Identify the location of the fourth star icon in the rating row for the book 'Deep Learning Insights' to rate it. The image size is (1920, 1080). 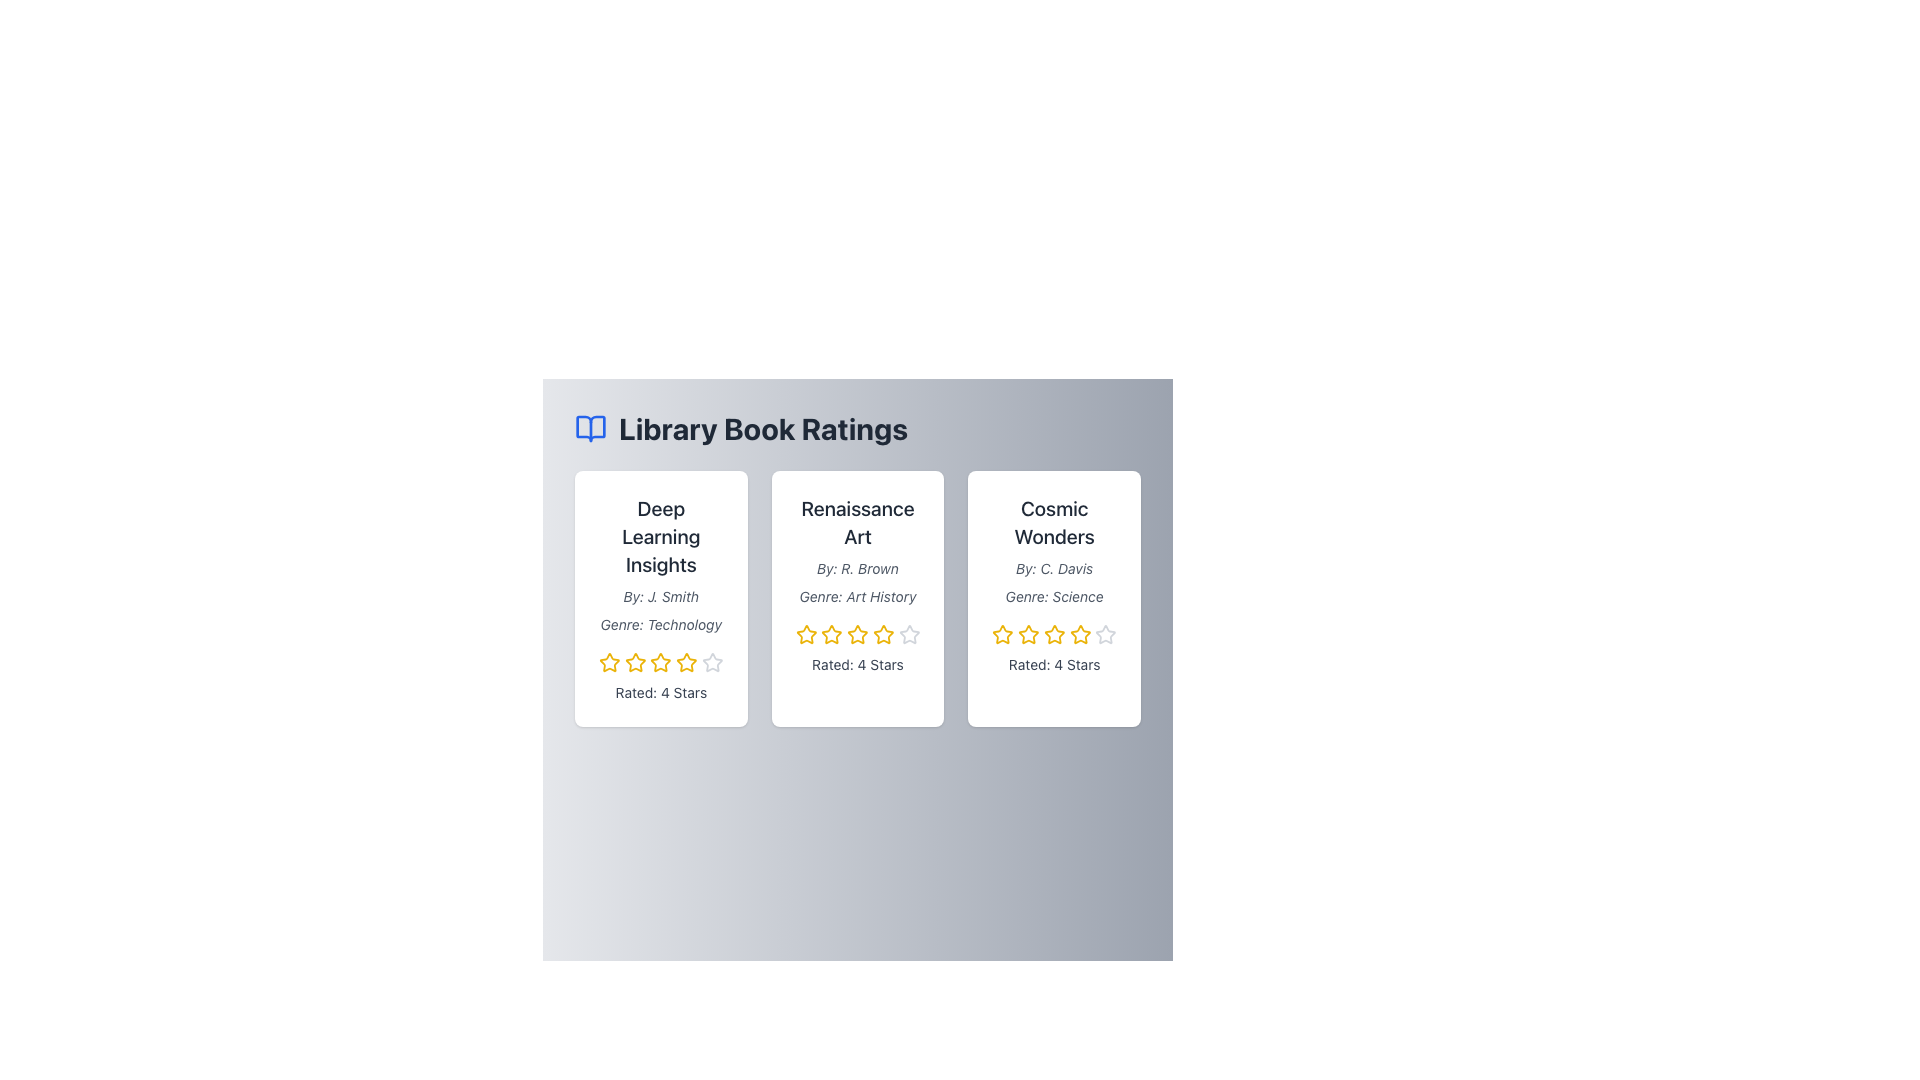
(686, 663).